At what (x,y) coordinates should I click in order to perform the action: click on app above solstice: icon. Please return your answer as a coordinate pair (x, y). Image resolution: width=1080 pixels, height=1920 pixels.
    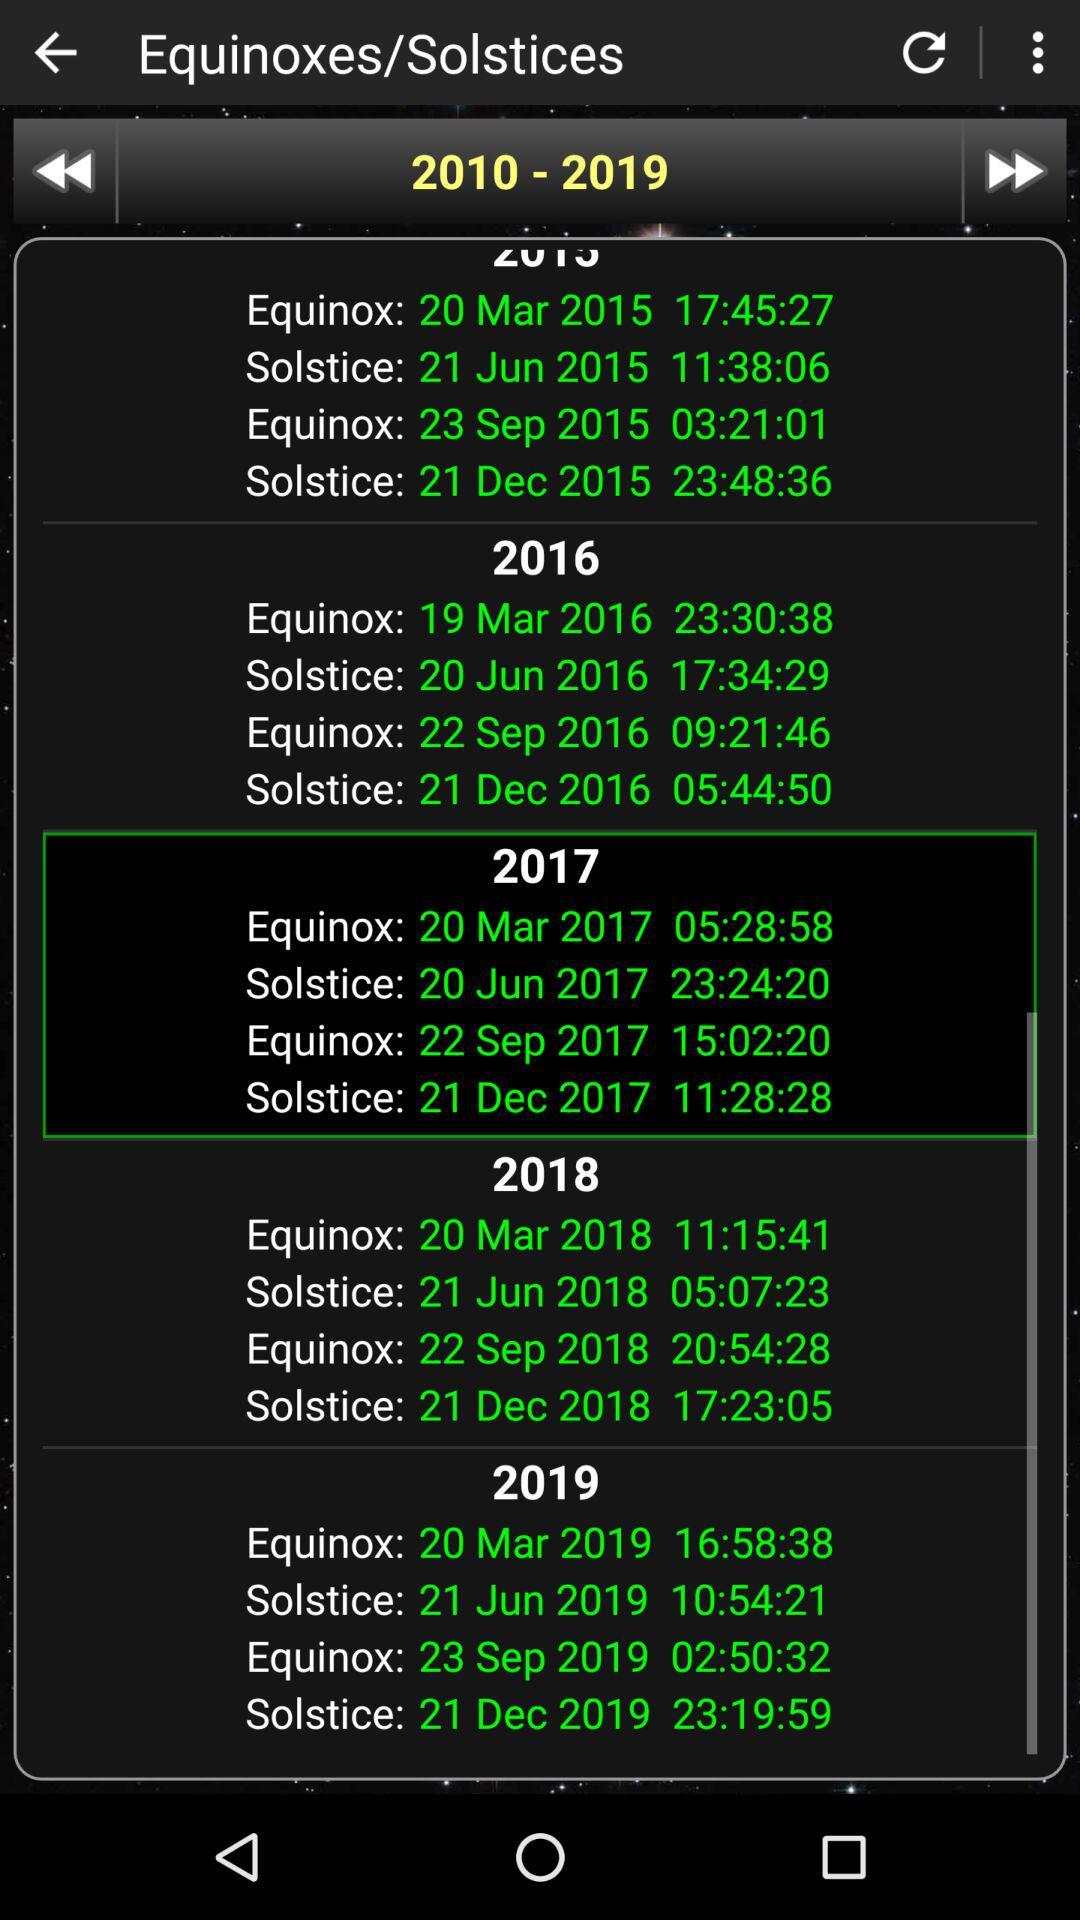
    Looking at the image, I should click on (720, 615).